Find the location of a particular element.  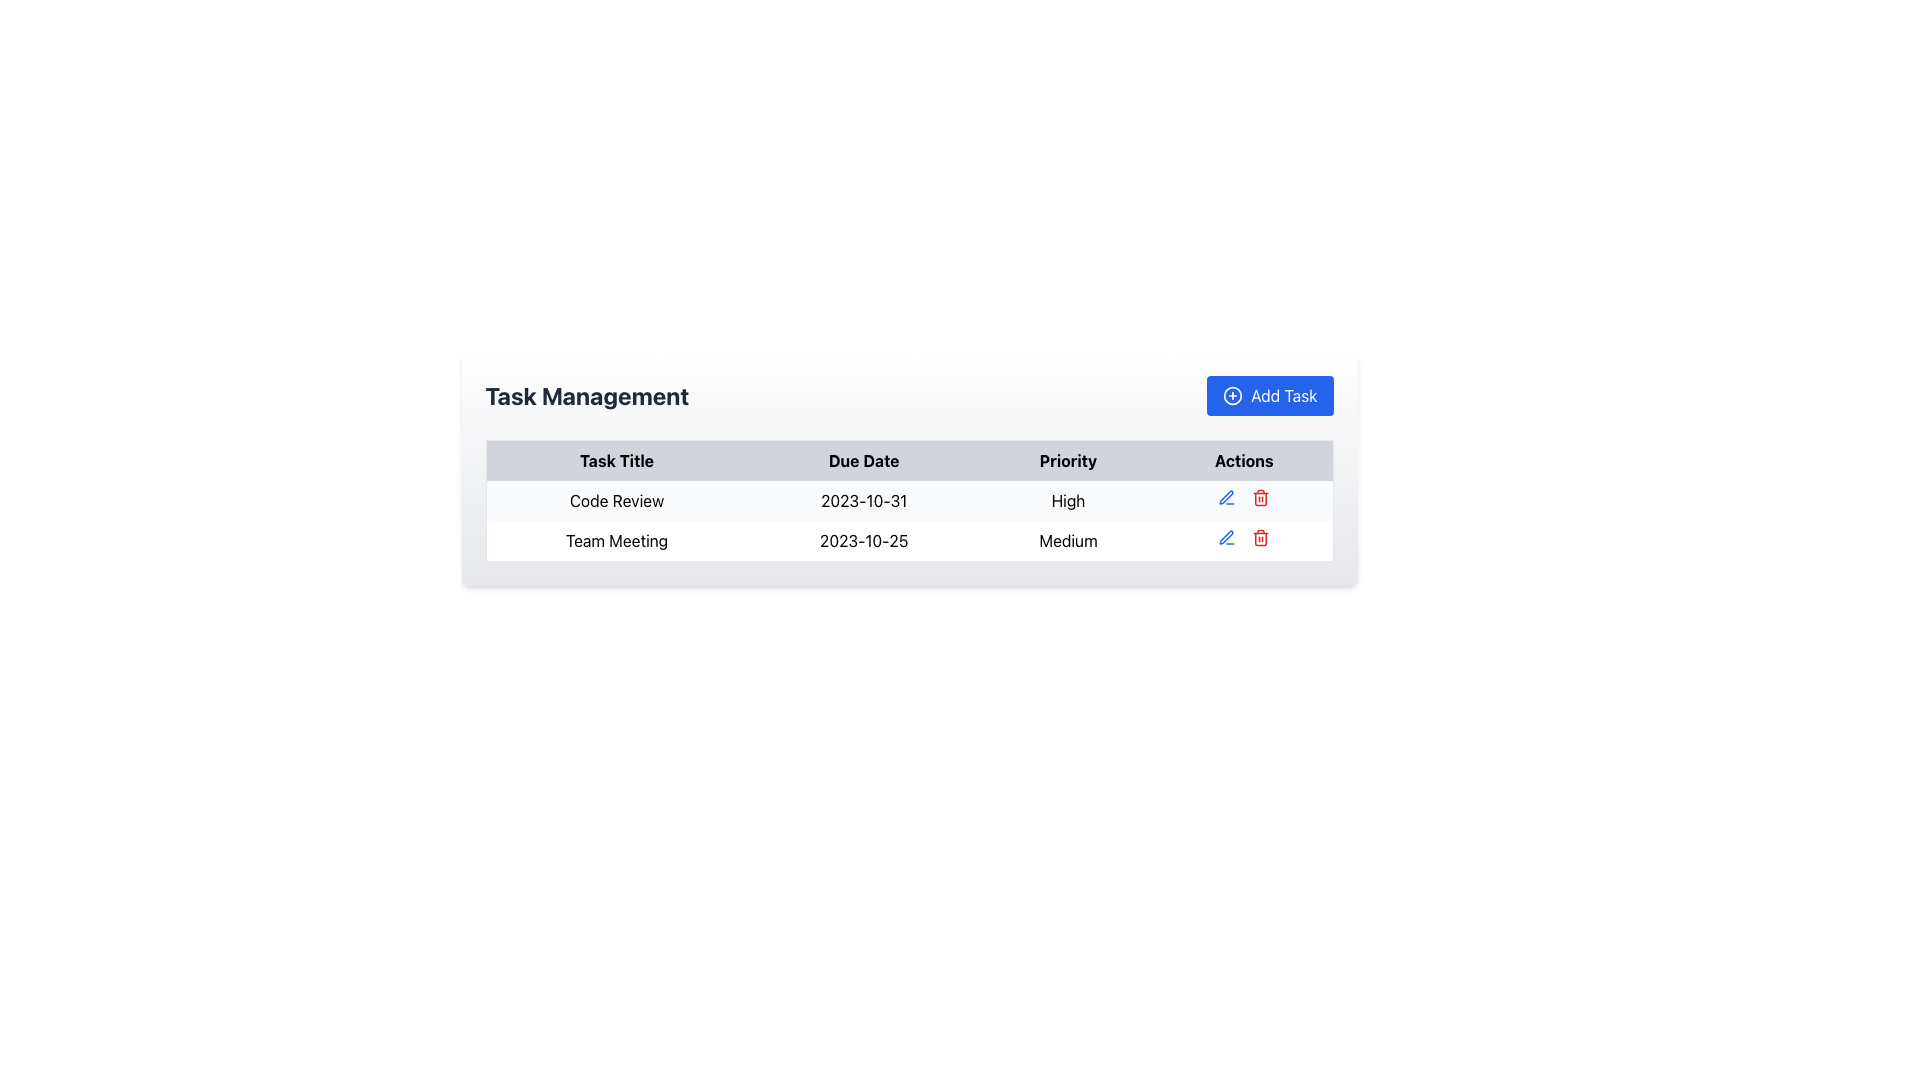

the Text Label that indicates task titles, which is the first cell in the header row of a data table is located at coordinates (615, 460).